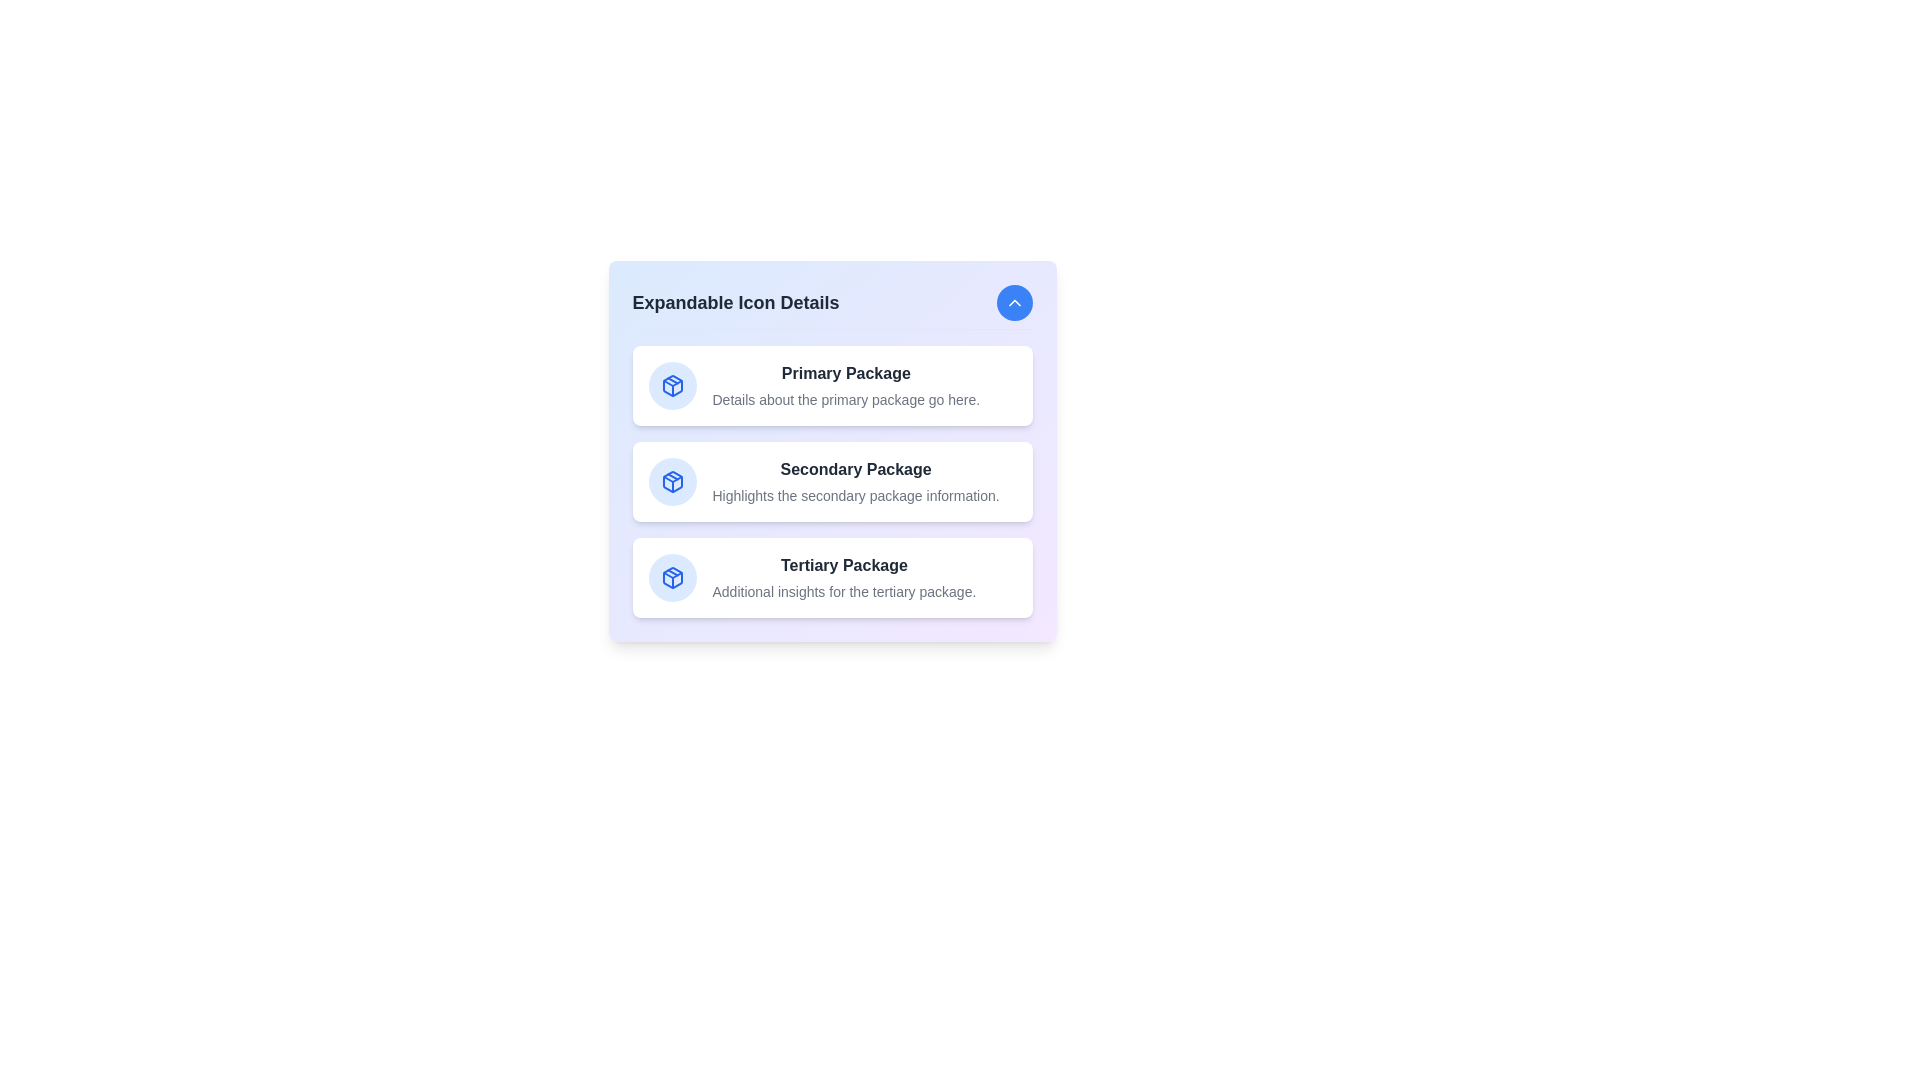 This screenshot has height=1080, width=1920. Describe the element at coordinates (1014, 303) in the screenshot. I see `the circular blue button with a white upward chevron icon in the header of the 'Expandable Icon Details' panel` at that location.